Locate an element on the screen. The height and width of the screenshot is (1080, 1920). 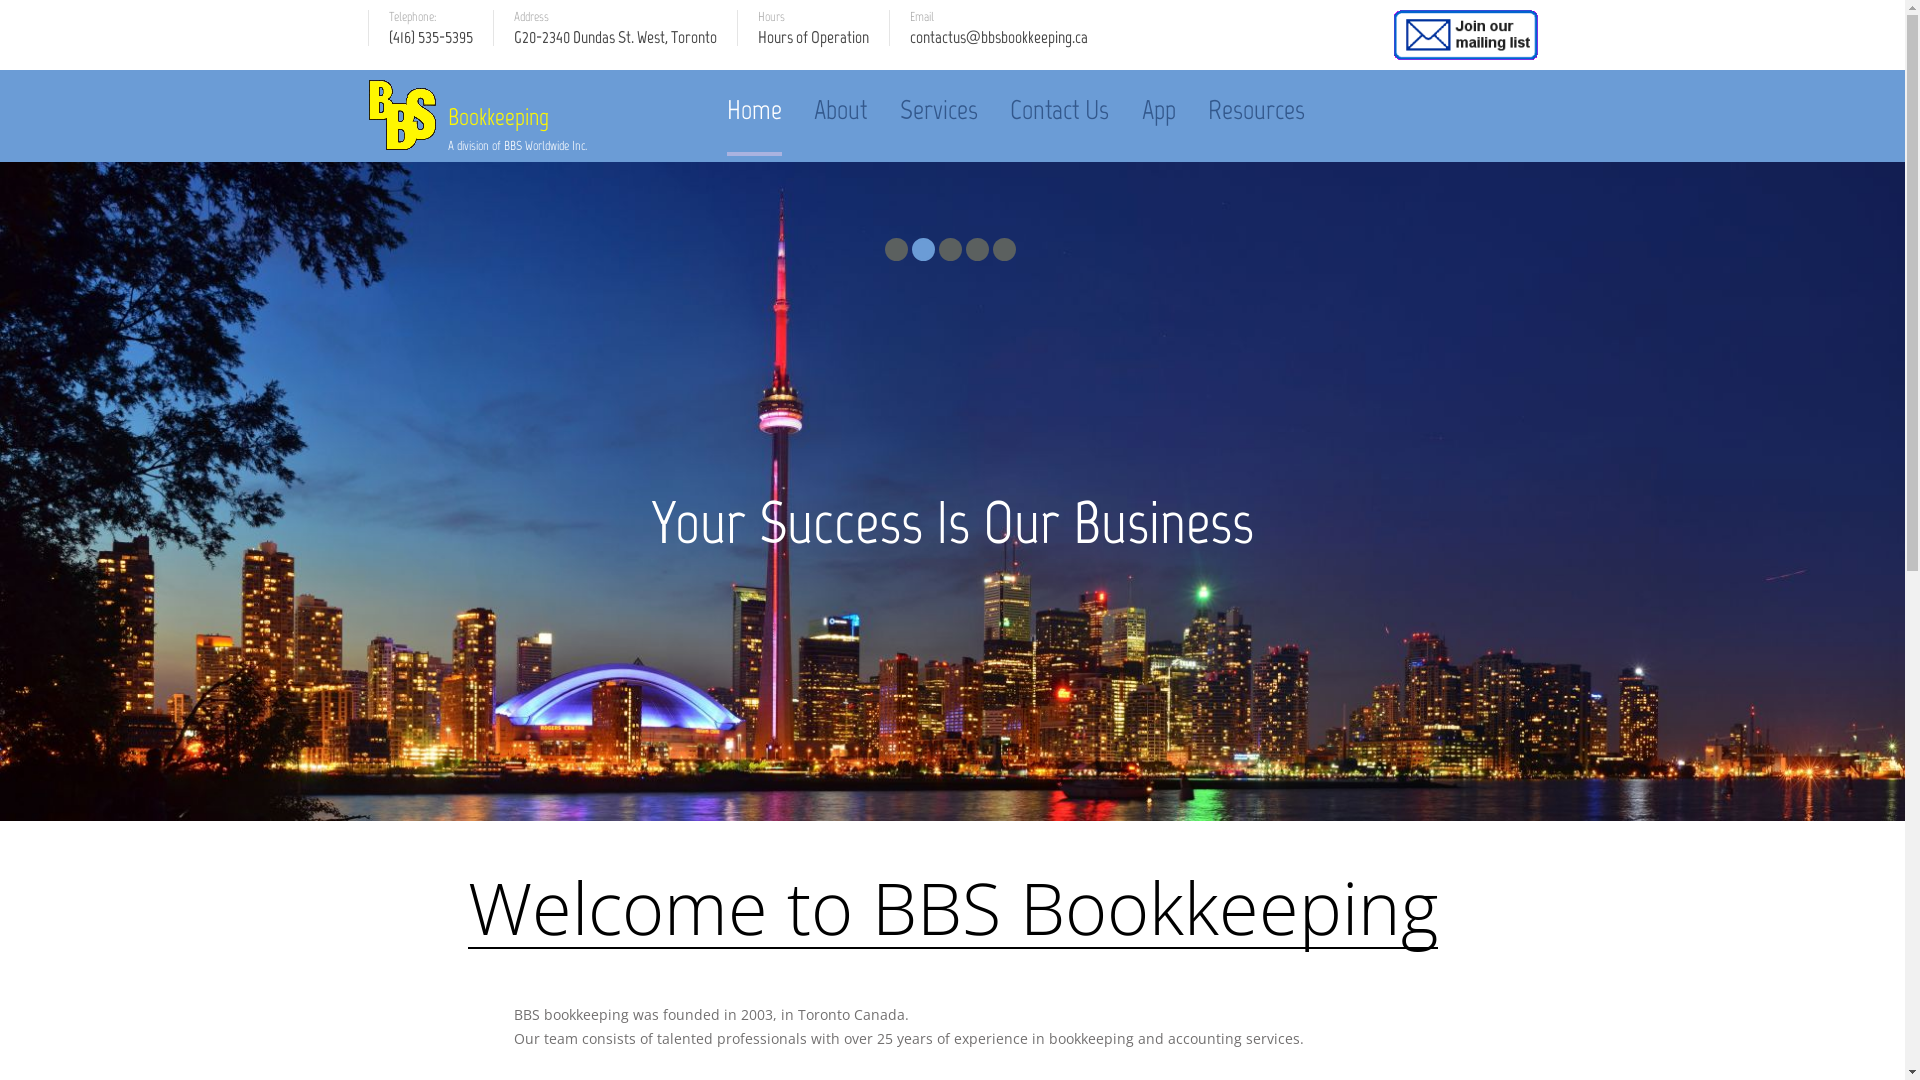
'Home' is located at coordinates (753, 109).